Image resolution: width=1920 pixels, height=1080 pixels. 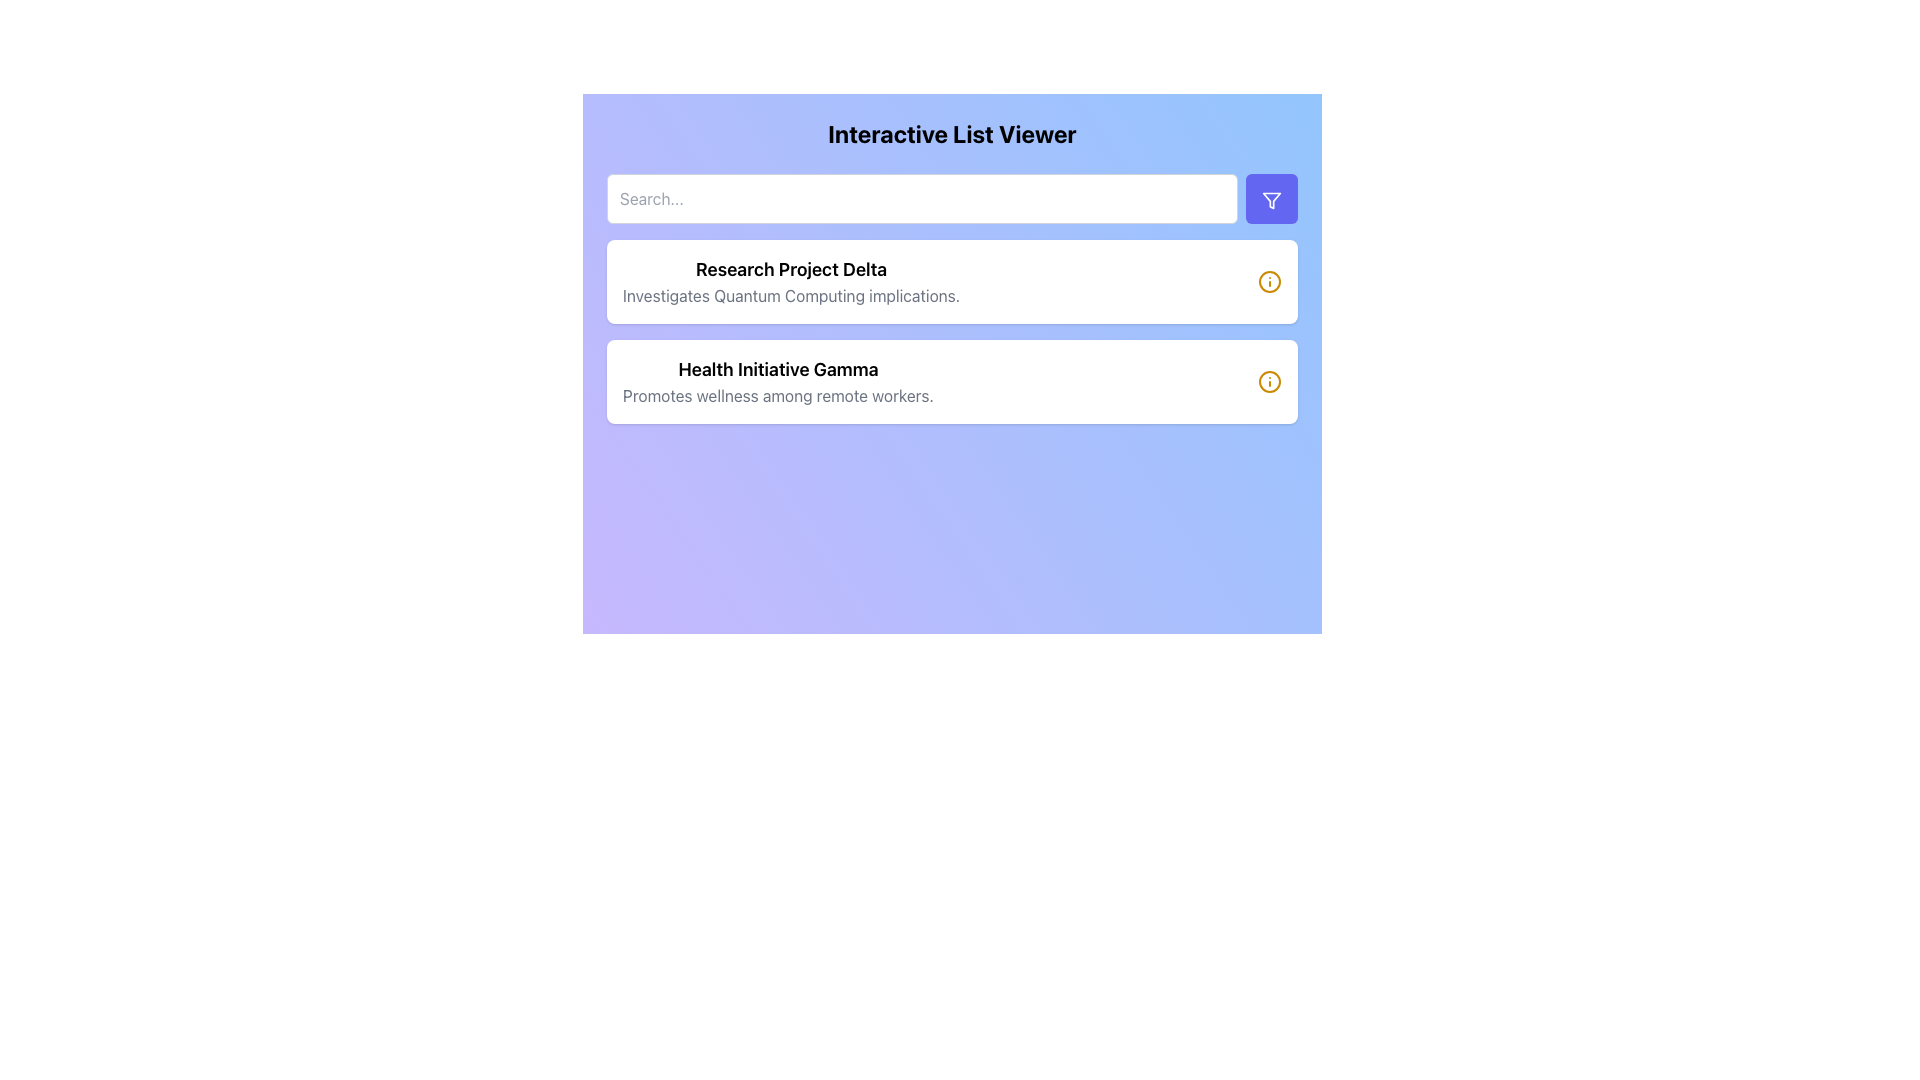 I want to click on the interactive Icon Button located in the lower-right corner of the 'Health Initiative Gamma' card, so click(x=1269, y=381).